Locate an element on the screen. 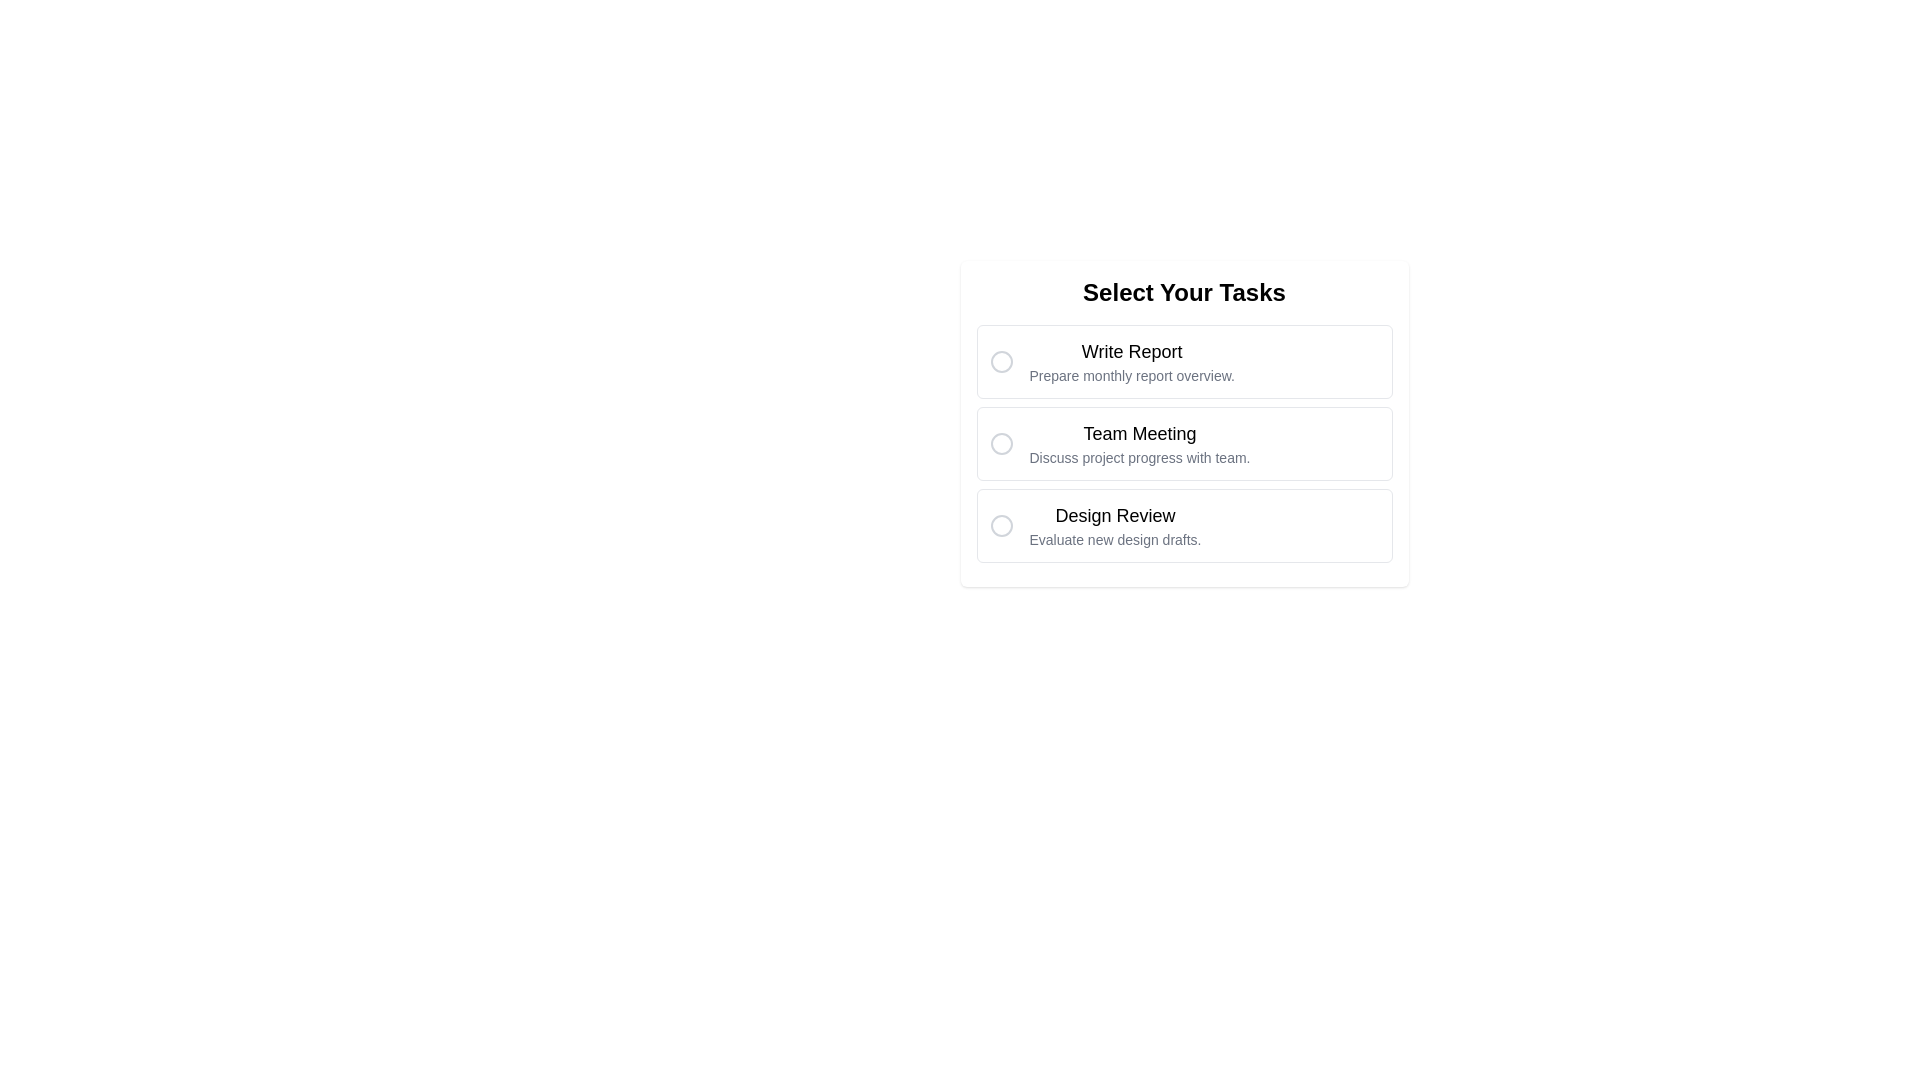  the selectable list item with a radio button labeled 'Design Review' is located at coordinates (1184, 524).